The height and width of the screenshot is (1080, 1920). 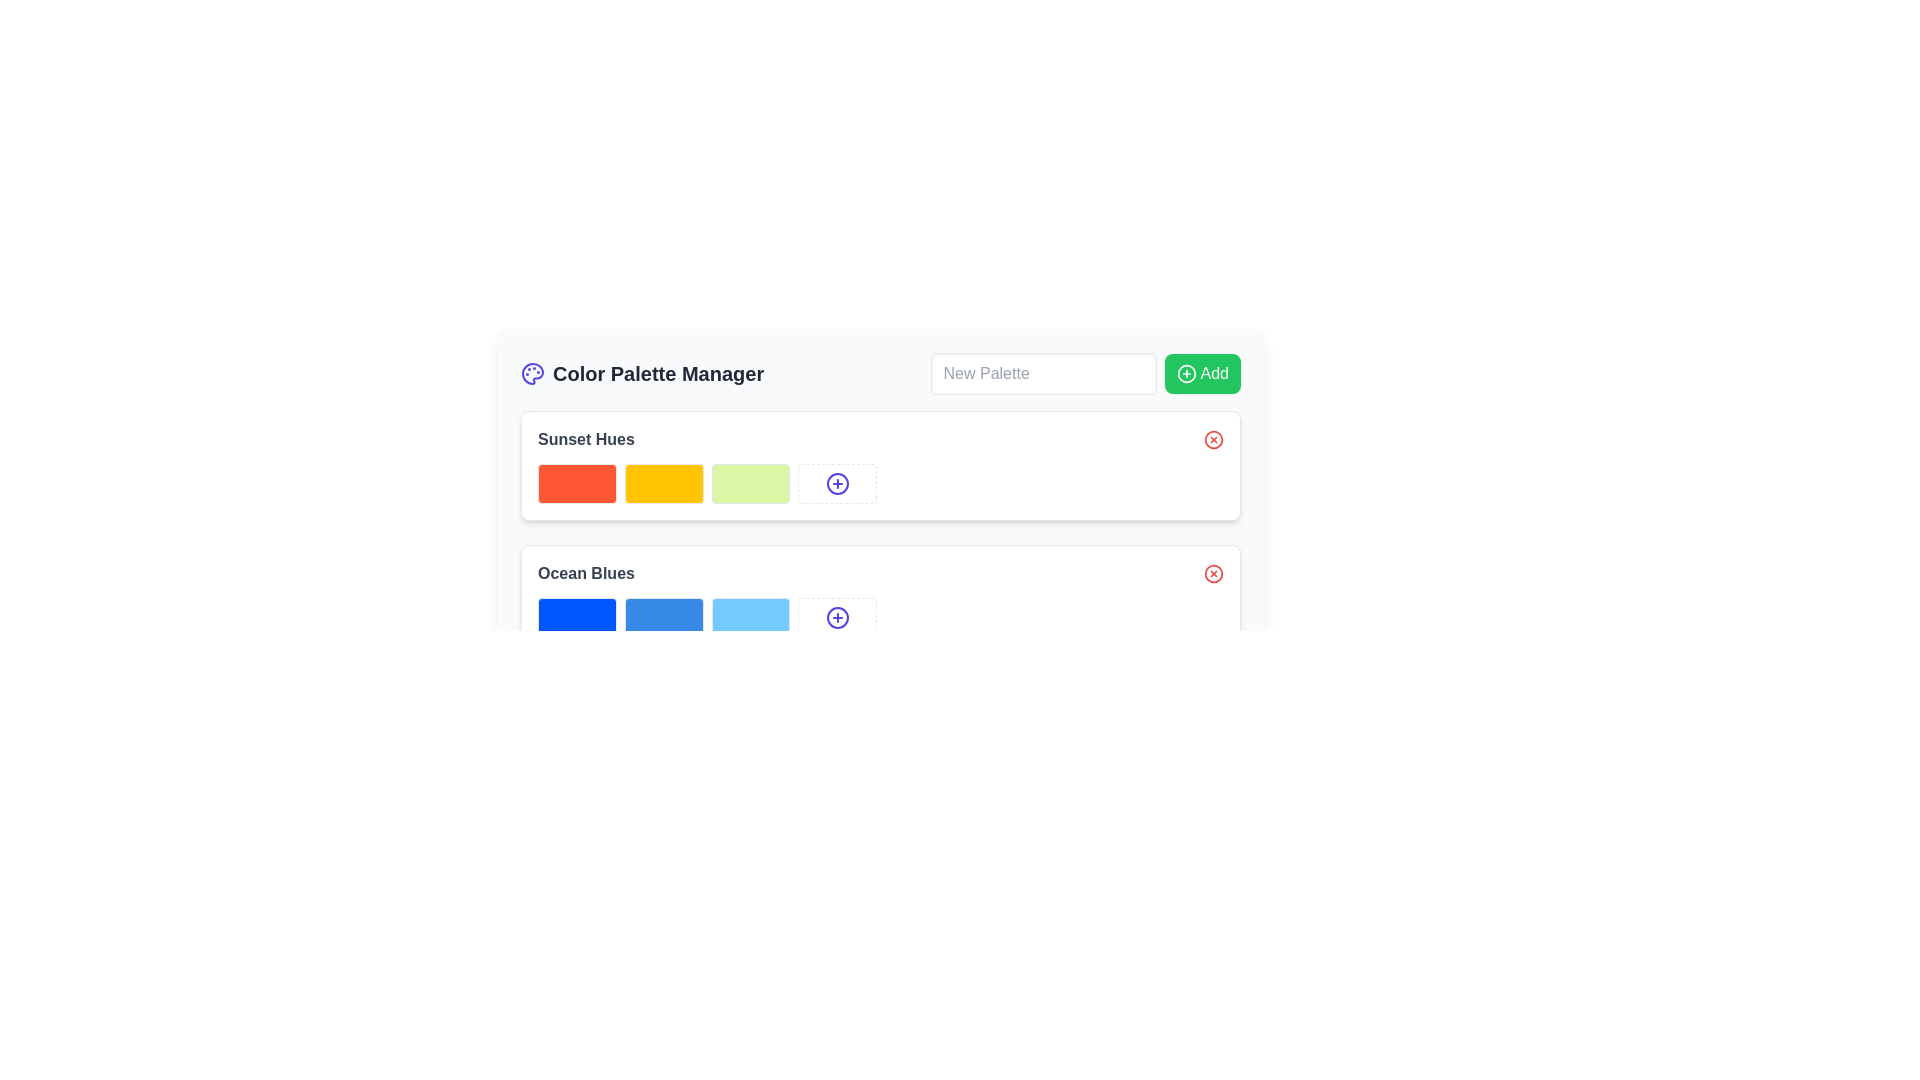 I want to click on the yellow color swatch in the 'Sunset Hues' section of the color palette manager interface, which is located between a red rectangle and a light green rectangle, so click(x=664, y=483).